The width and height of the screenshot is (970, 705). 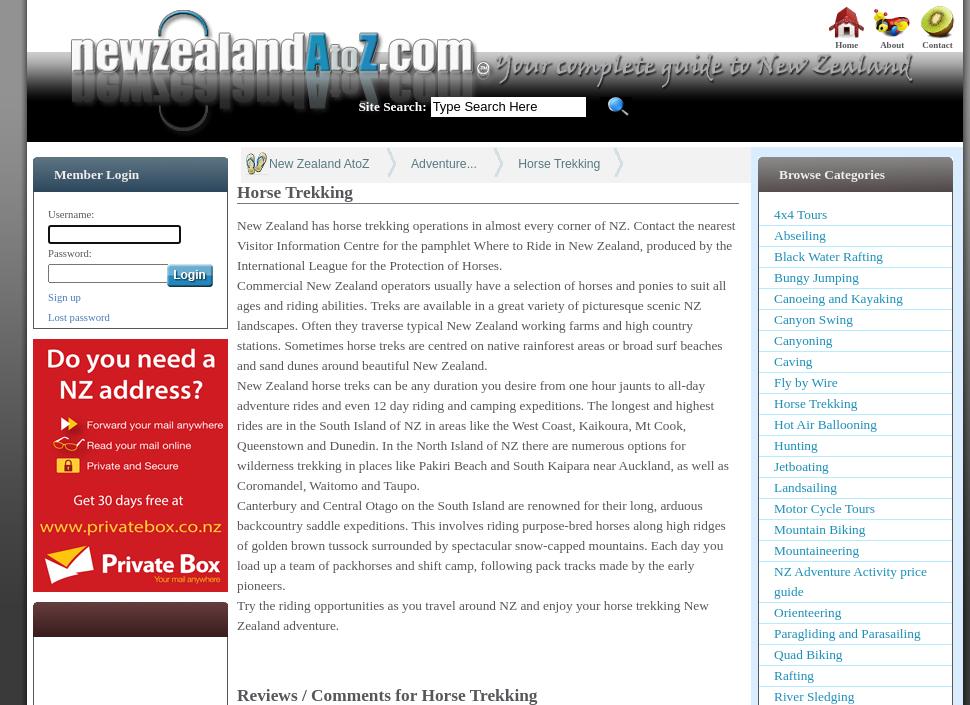 I want to click on 'Bungy Jumping', so click(x=772, y=277).